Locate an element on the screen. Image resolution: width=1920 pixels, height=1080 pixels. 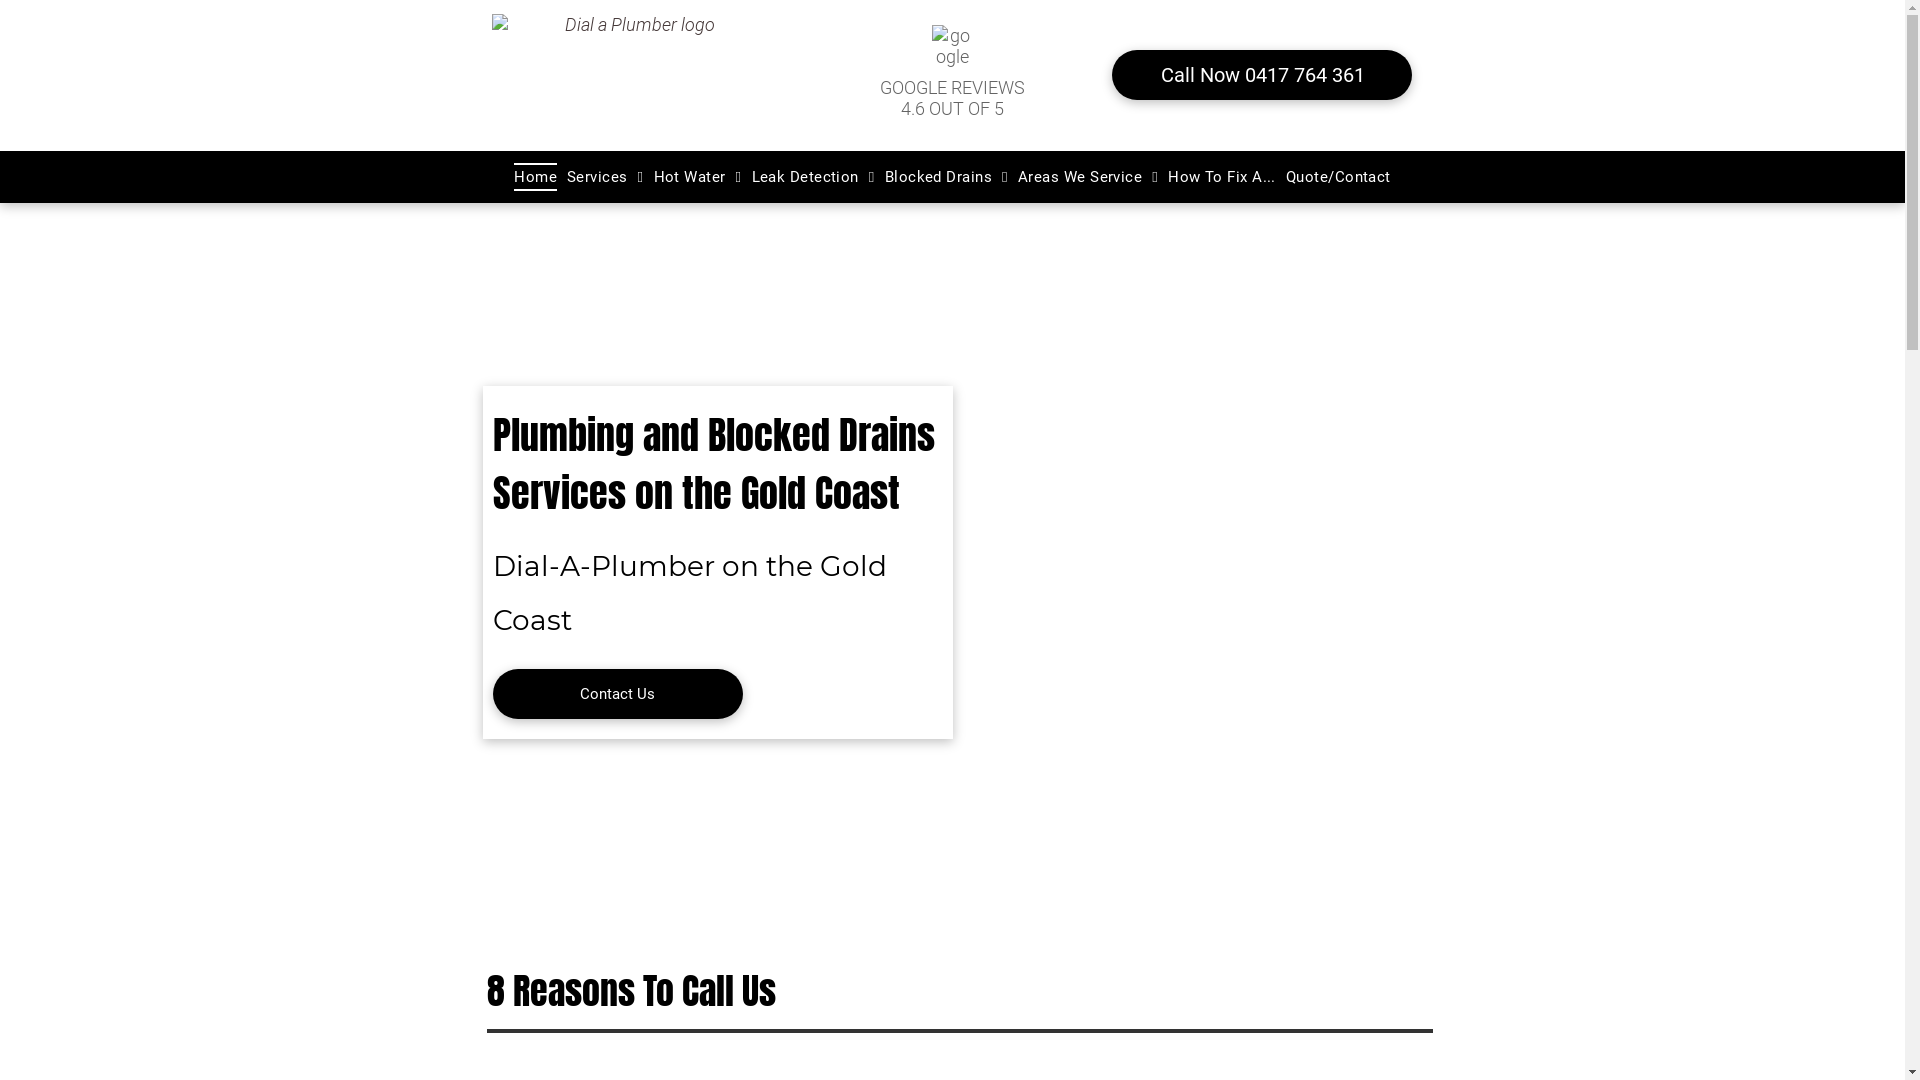
'How To Fix A...' is located at coordinates (1221, 176).